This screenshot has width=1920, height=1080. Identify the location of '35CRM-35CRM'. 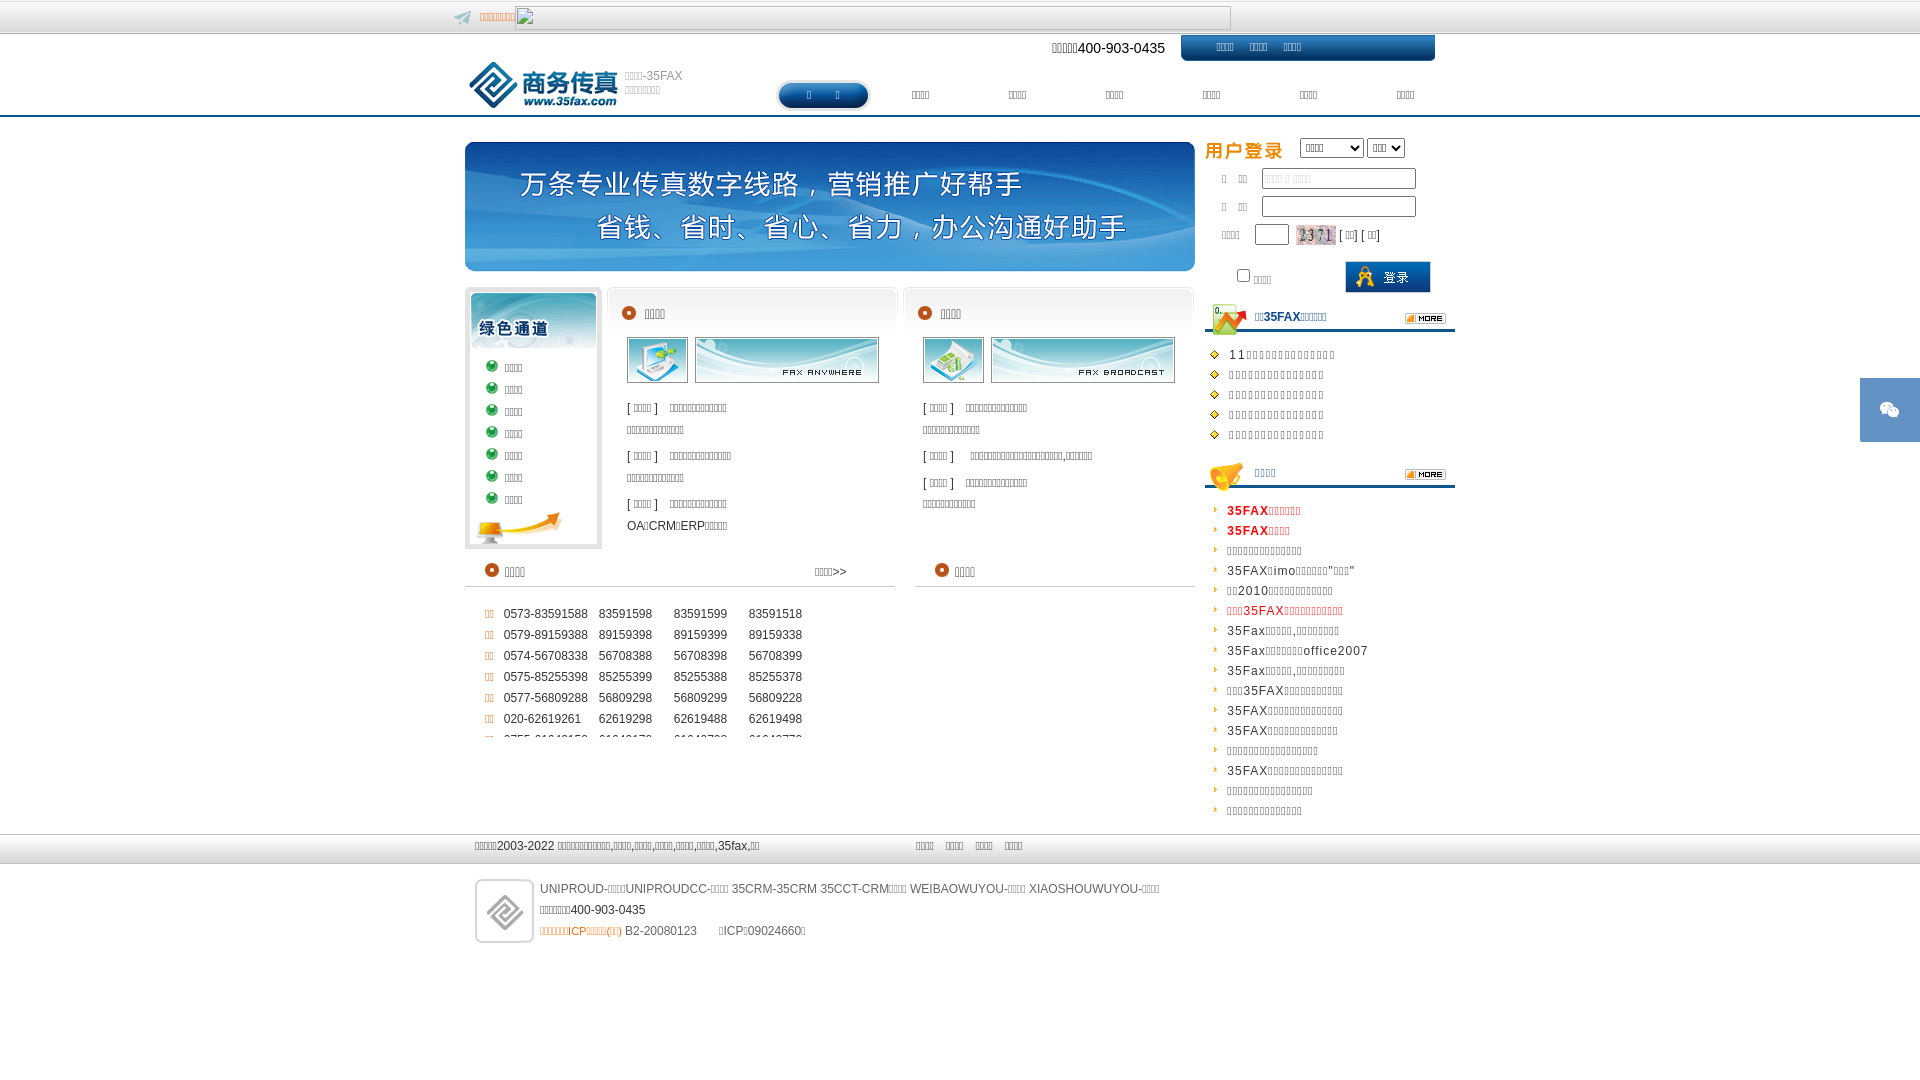
(730, 887).